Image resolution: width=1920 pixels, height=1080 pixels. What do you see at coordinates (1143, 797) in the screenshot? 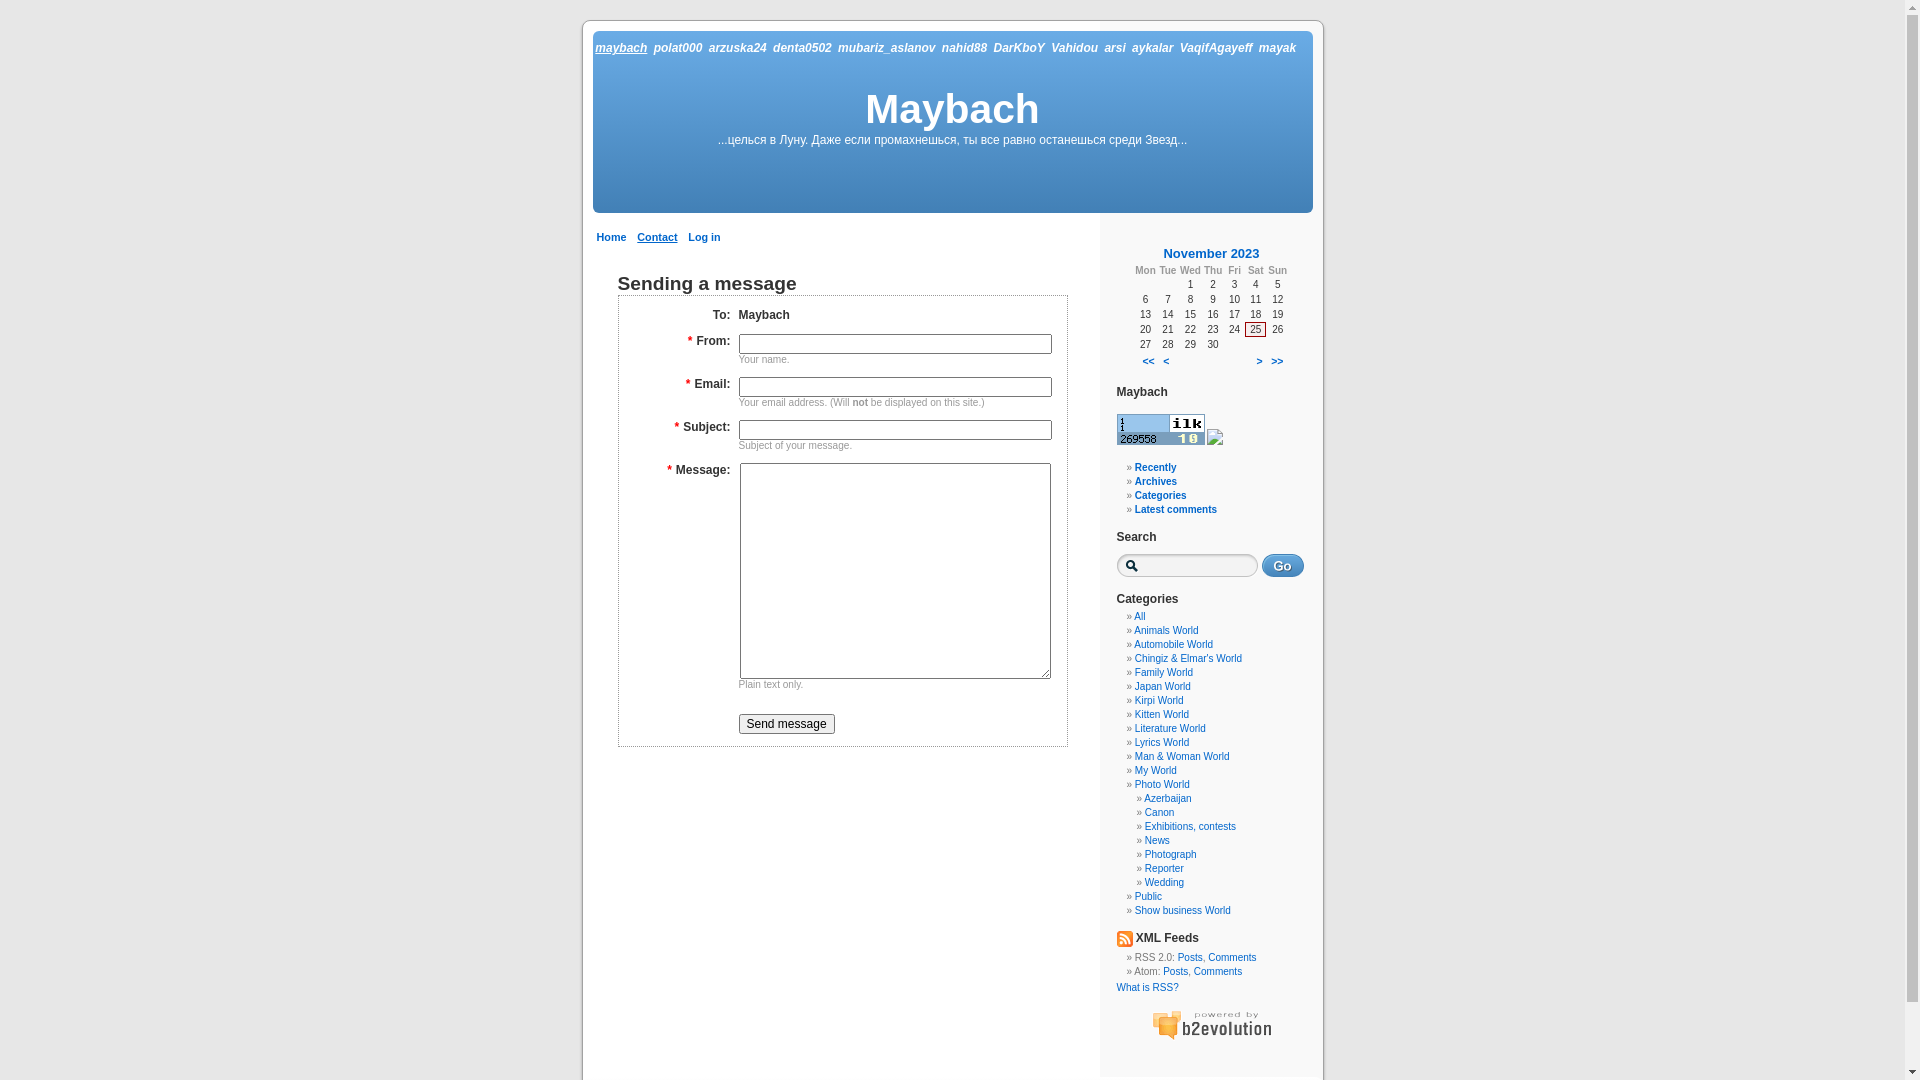
I see `'Azerbaijan'` at bounding box center [1143, 797].